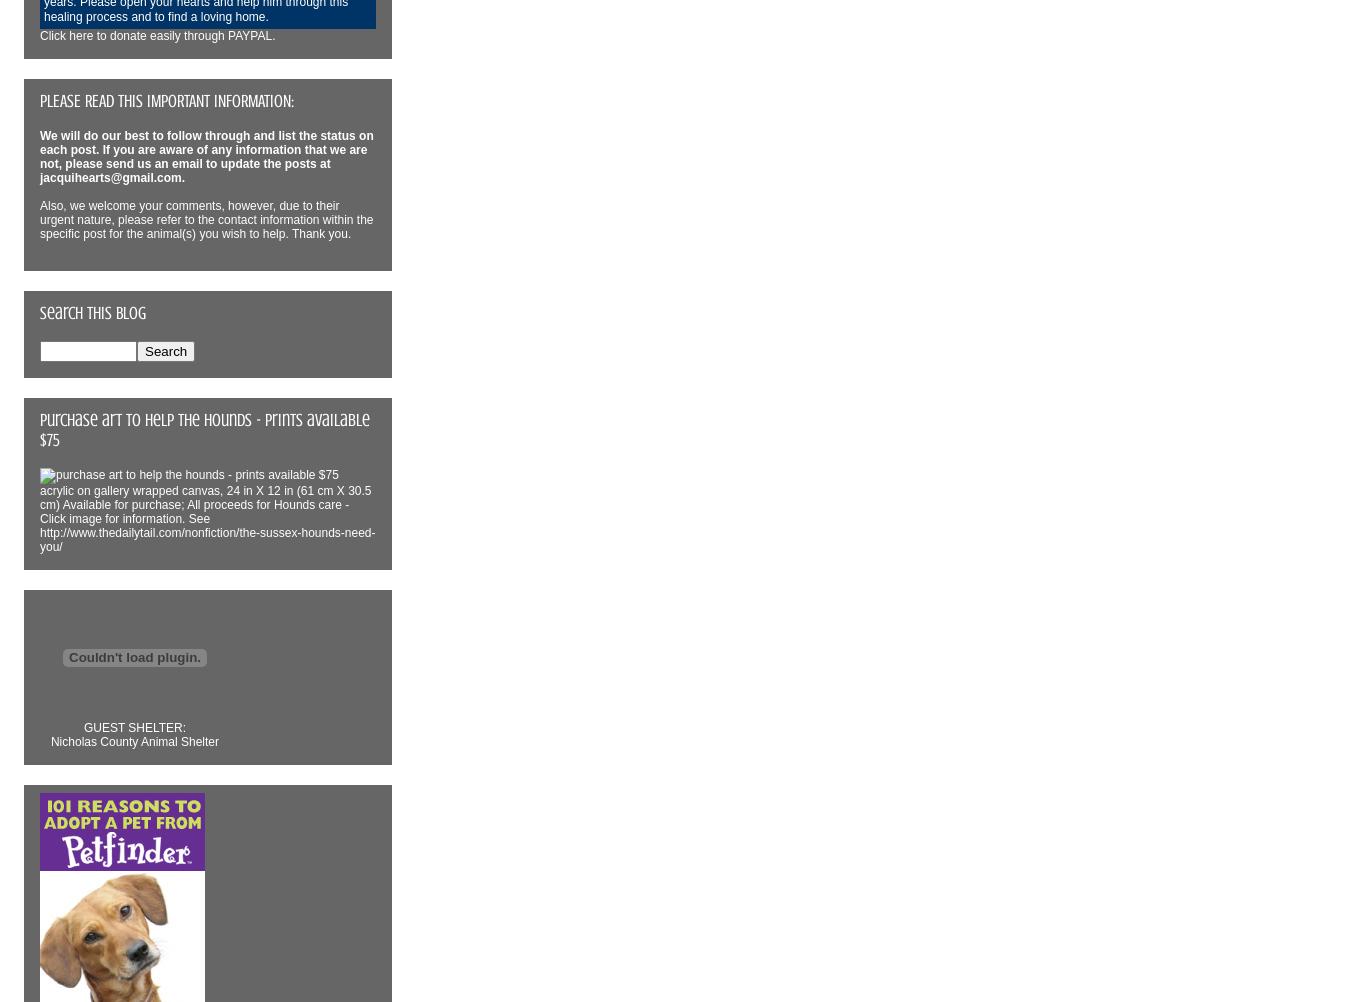  Describe the element at coordinates (39, 100) in the screenshot. I see `'PLEASE READ THIS IMPORTANT INFORMATION:'` at that location.